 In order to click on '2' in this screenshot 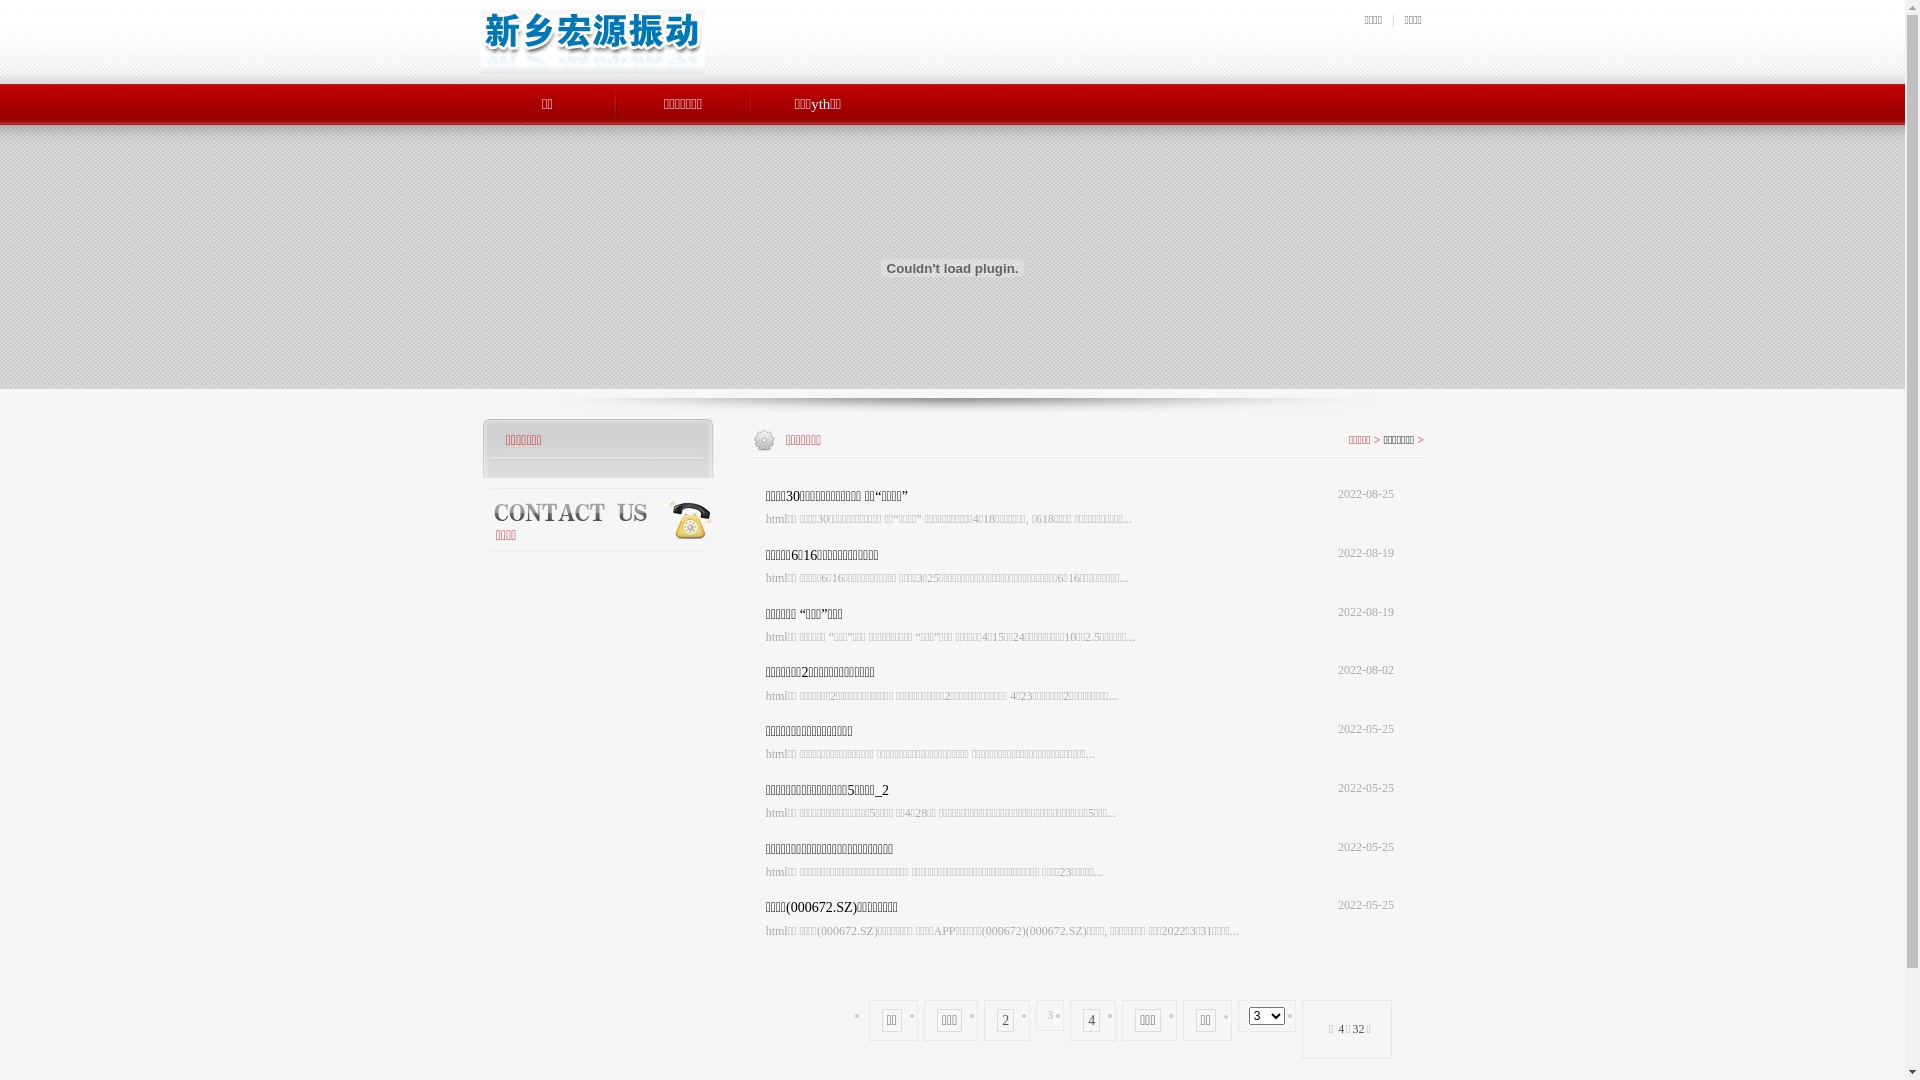, I will do `click(1005, 1020)`.